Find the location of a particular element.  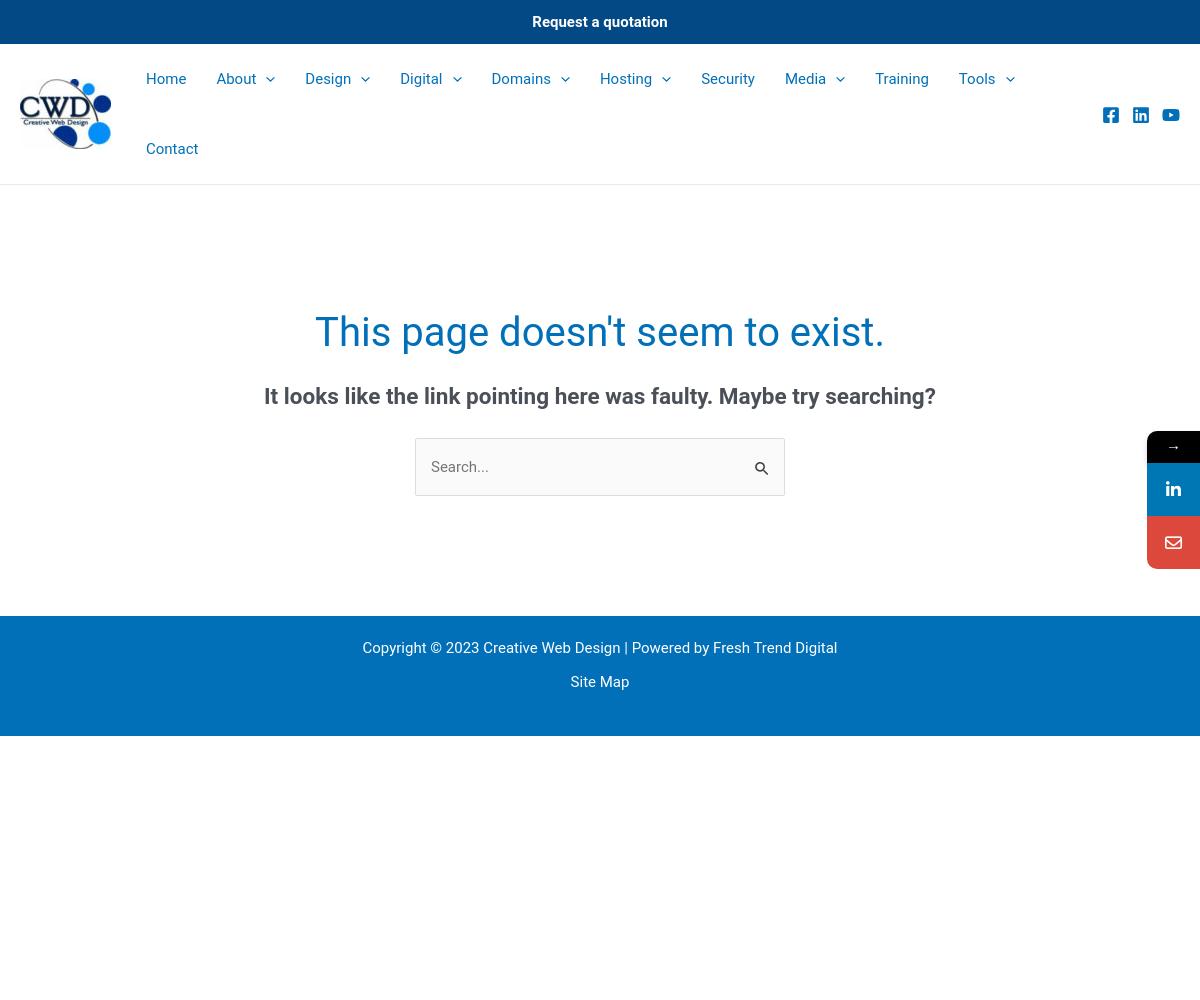

'Site Map' is located at coordinates (598, 681).